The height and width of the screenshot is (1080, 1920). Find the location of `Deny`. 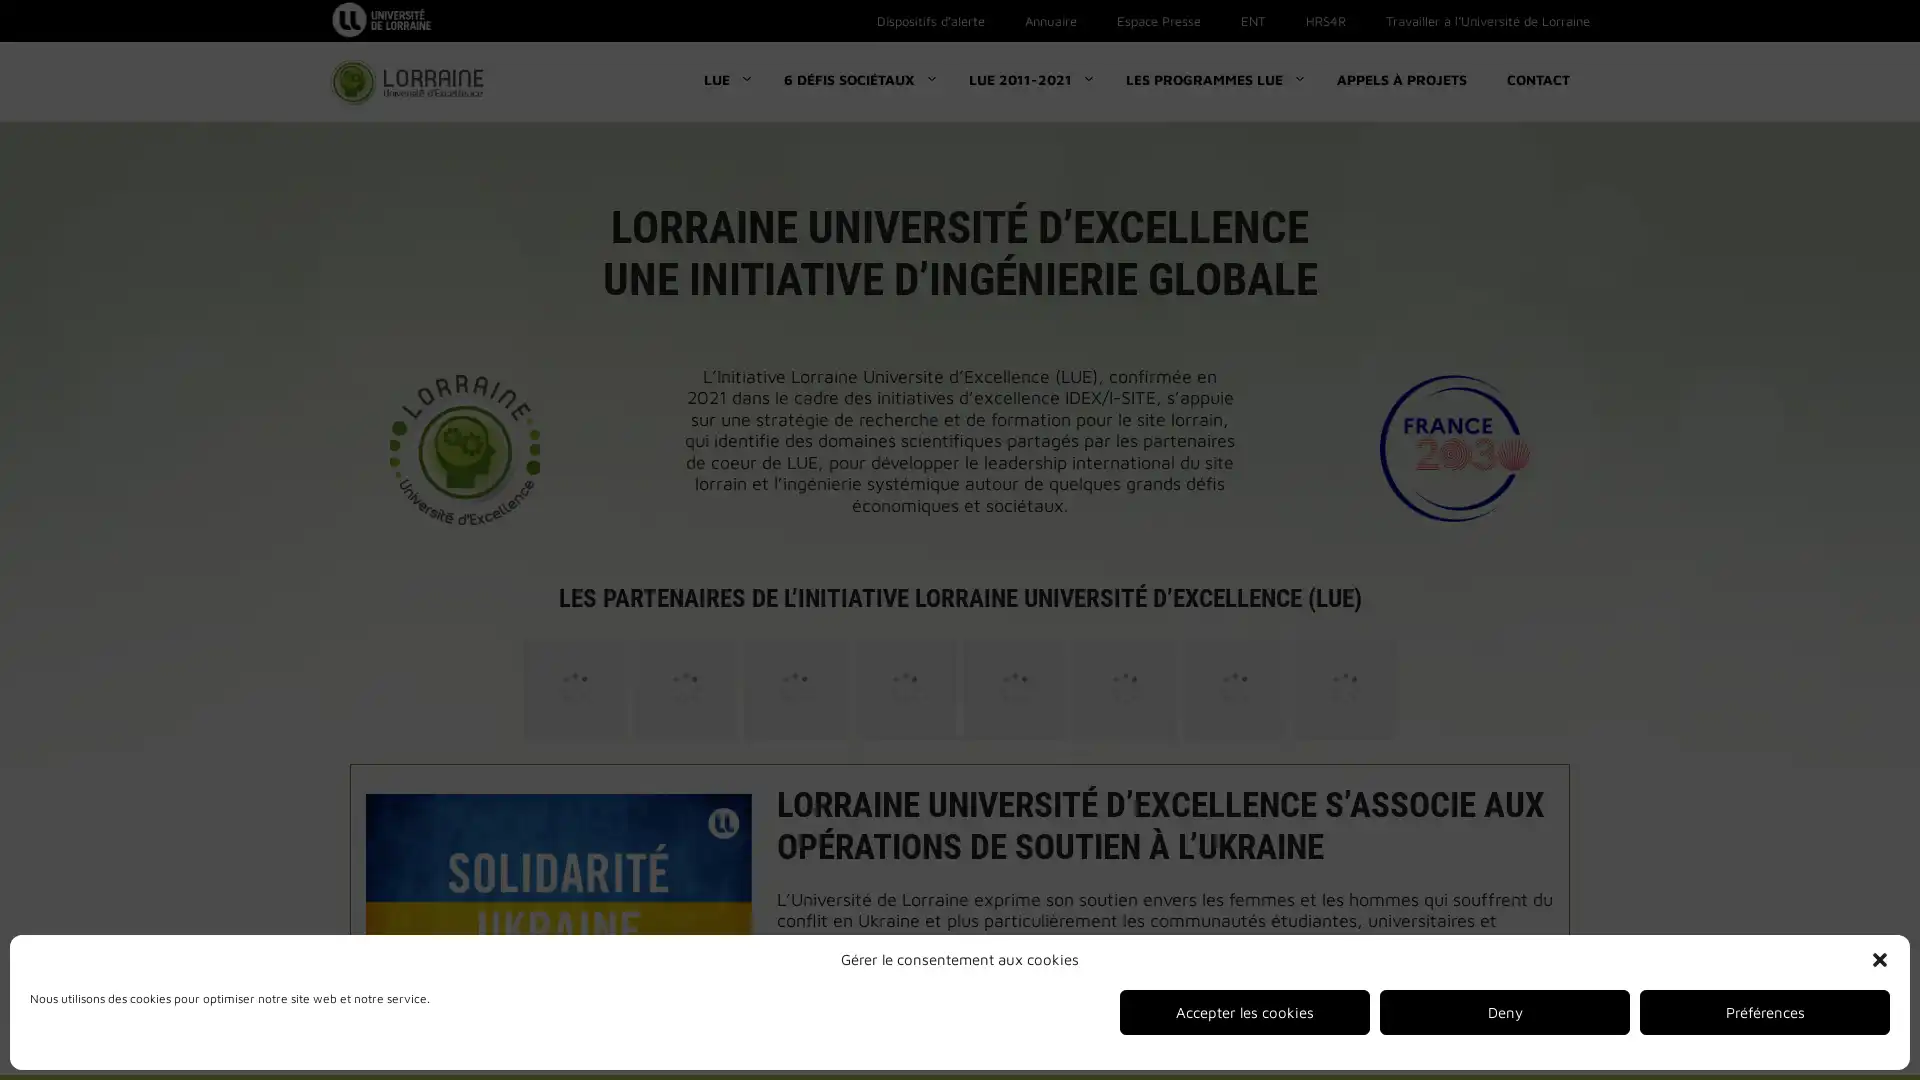

Deny is located at coordinates (1505, 1012).